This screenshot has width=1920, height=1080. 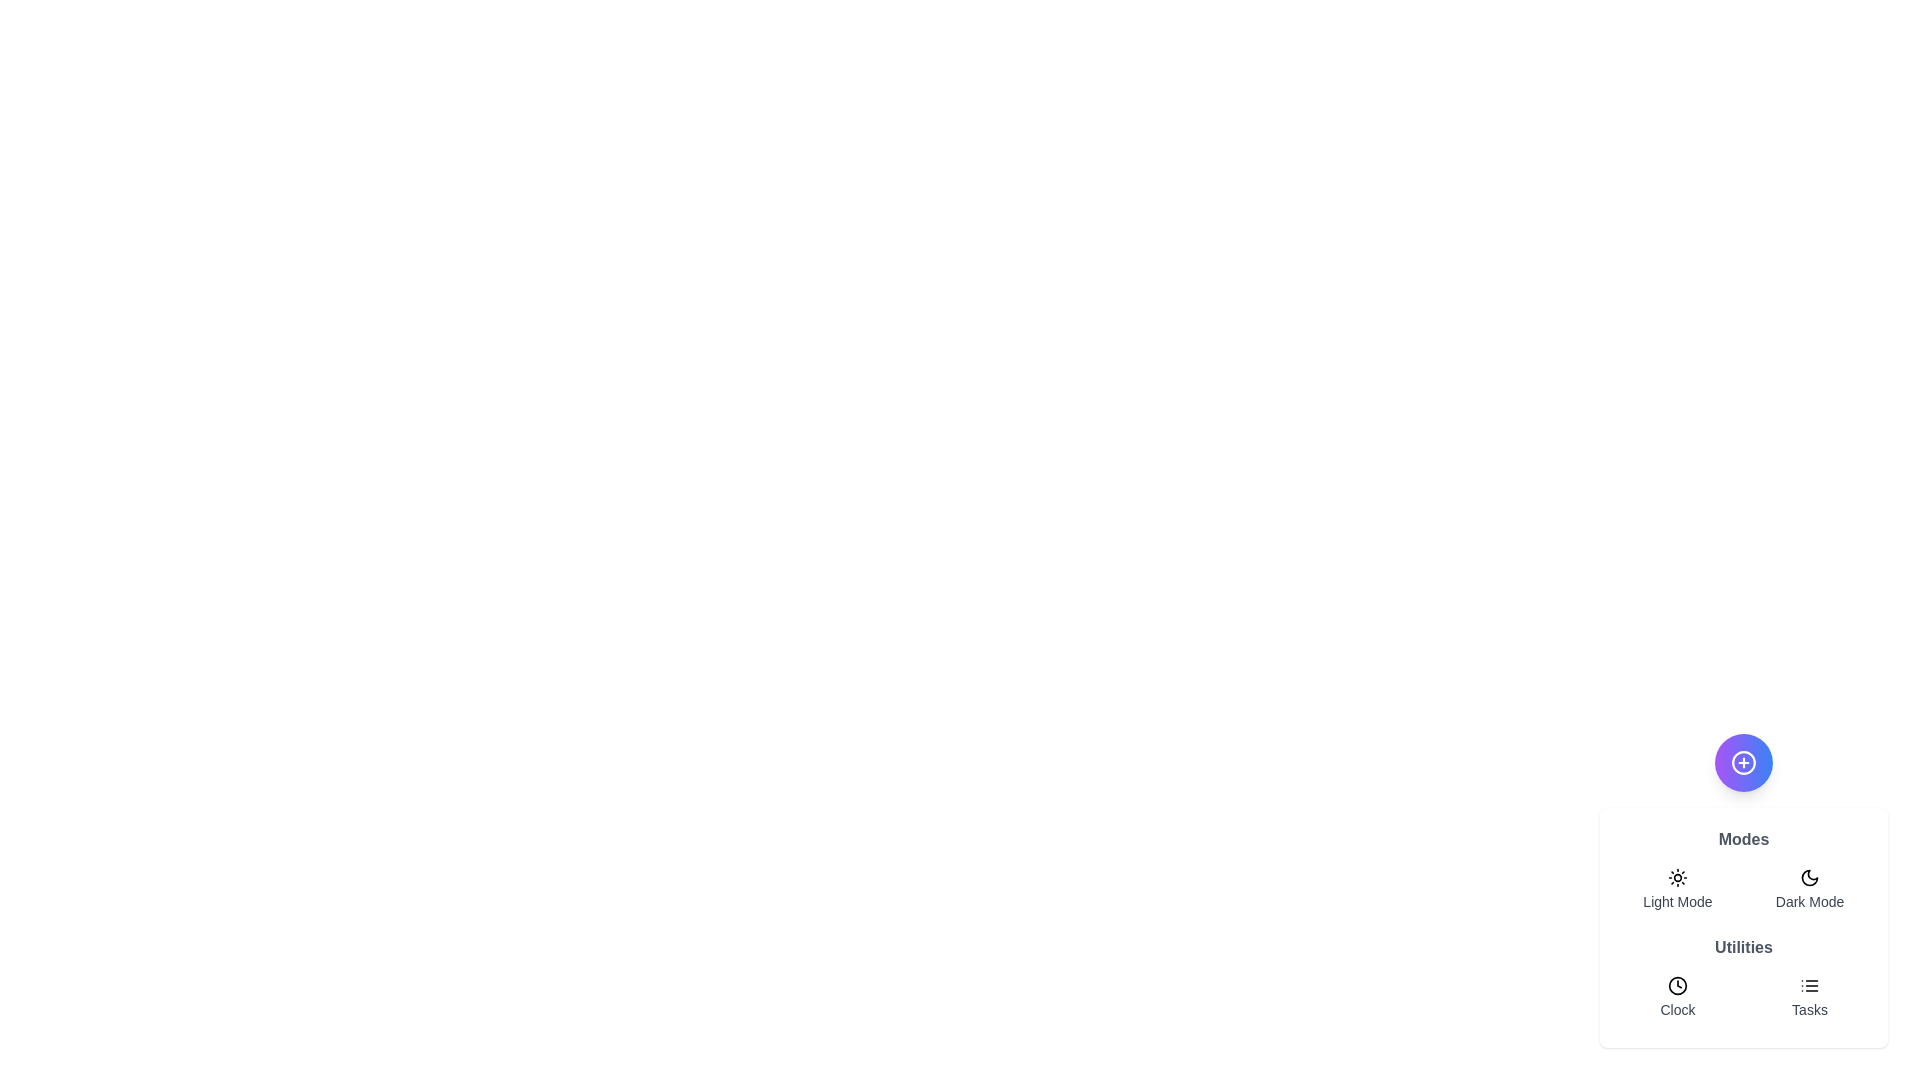 I want to click on the 'Tasks' option in the DynamicSpeedDial menu, so click(x=1809, y=998).